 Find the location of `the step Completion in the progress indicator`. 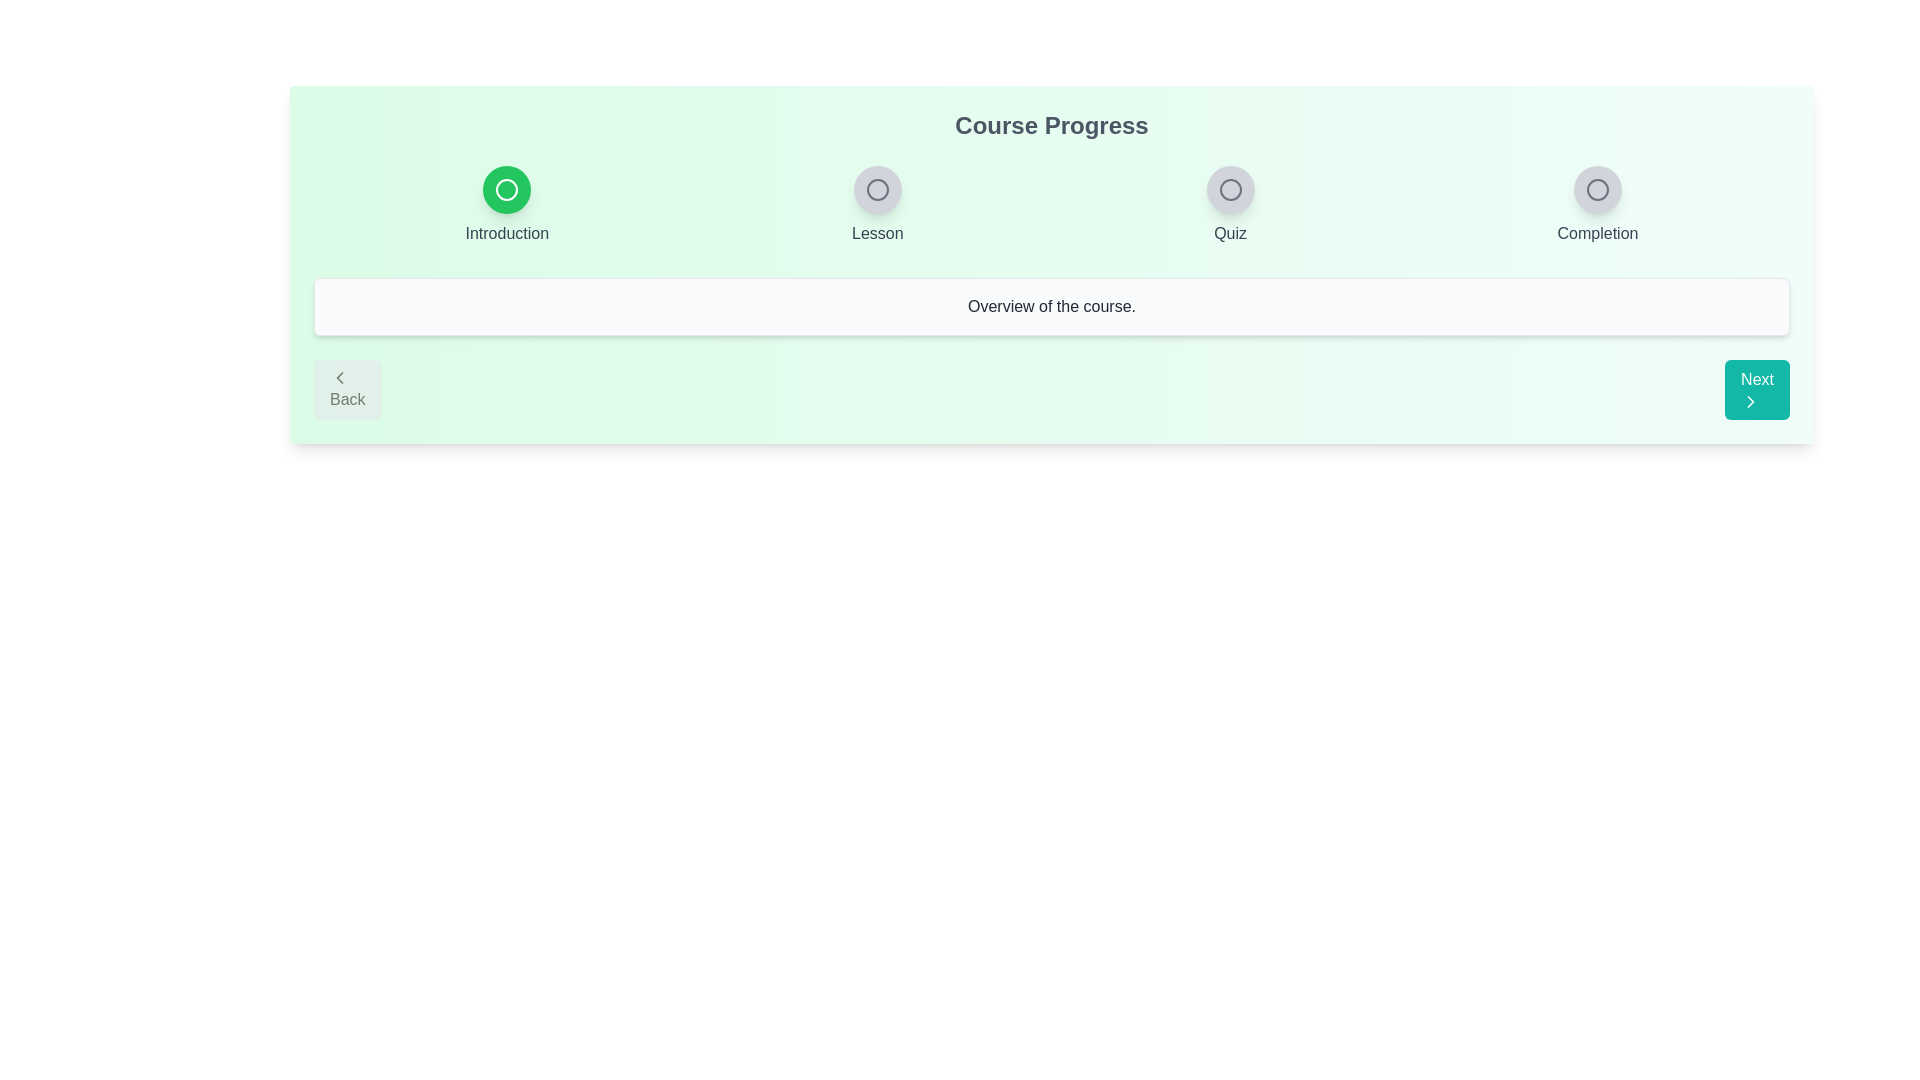

the step Completion in the progress indicator is located at coordinates (1597, 189).